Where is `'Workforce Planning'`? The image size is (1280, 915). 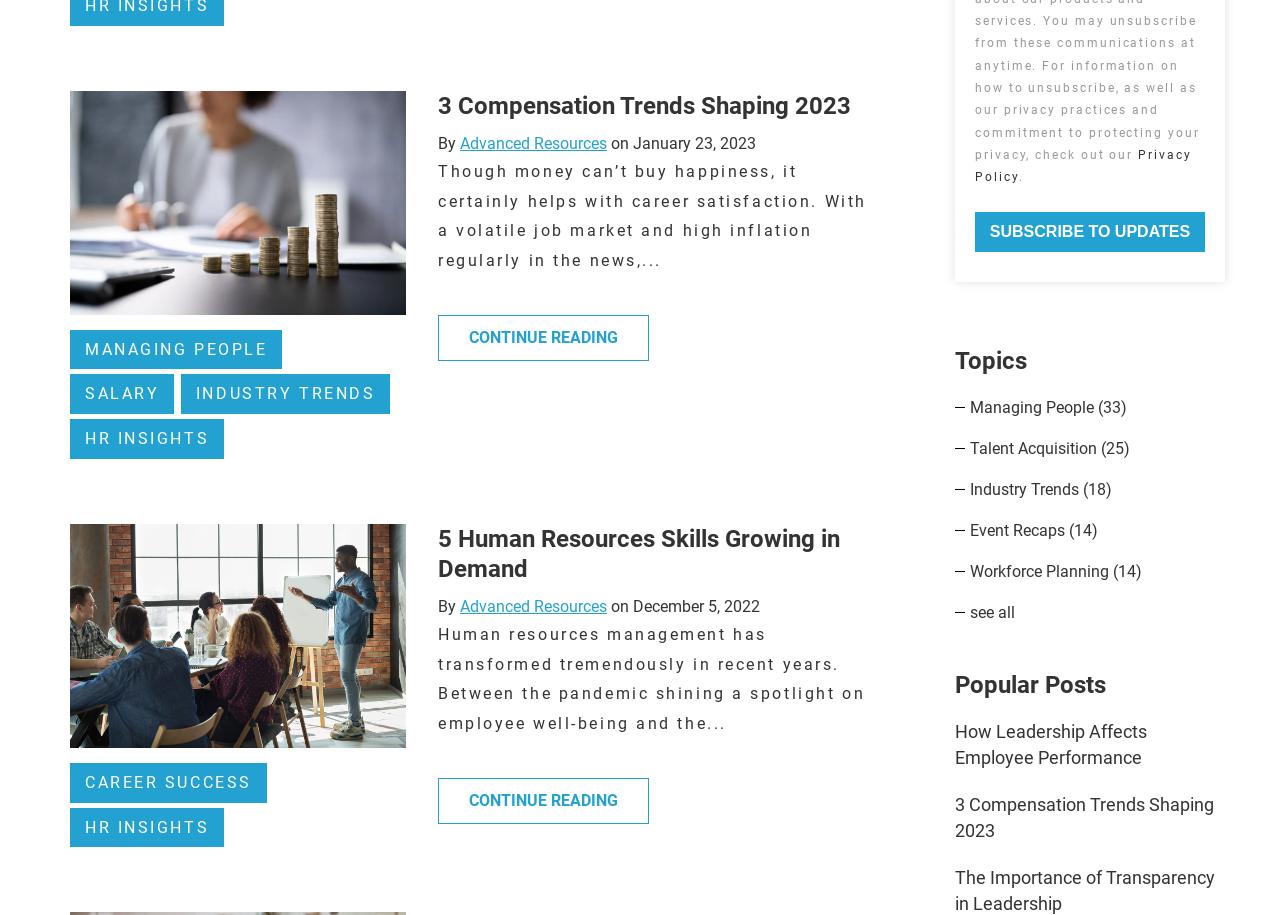
'Workforce Planning' is located at coordinates (1040, 570).